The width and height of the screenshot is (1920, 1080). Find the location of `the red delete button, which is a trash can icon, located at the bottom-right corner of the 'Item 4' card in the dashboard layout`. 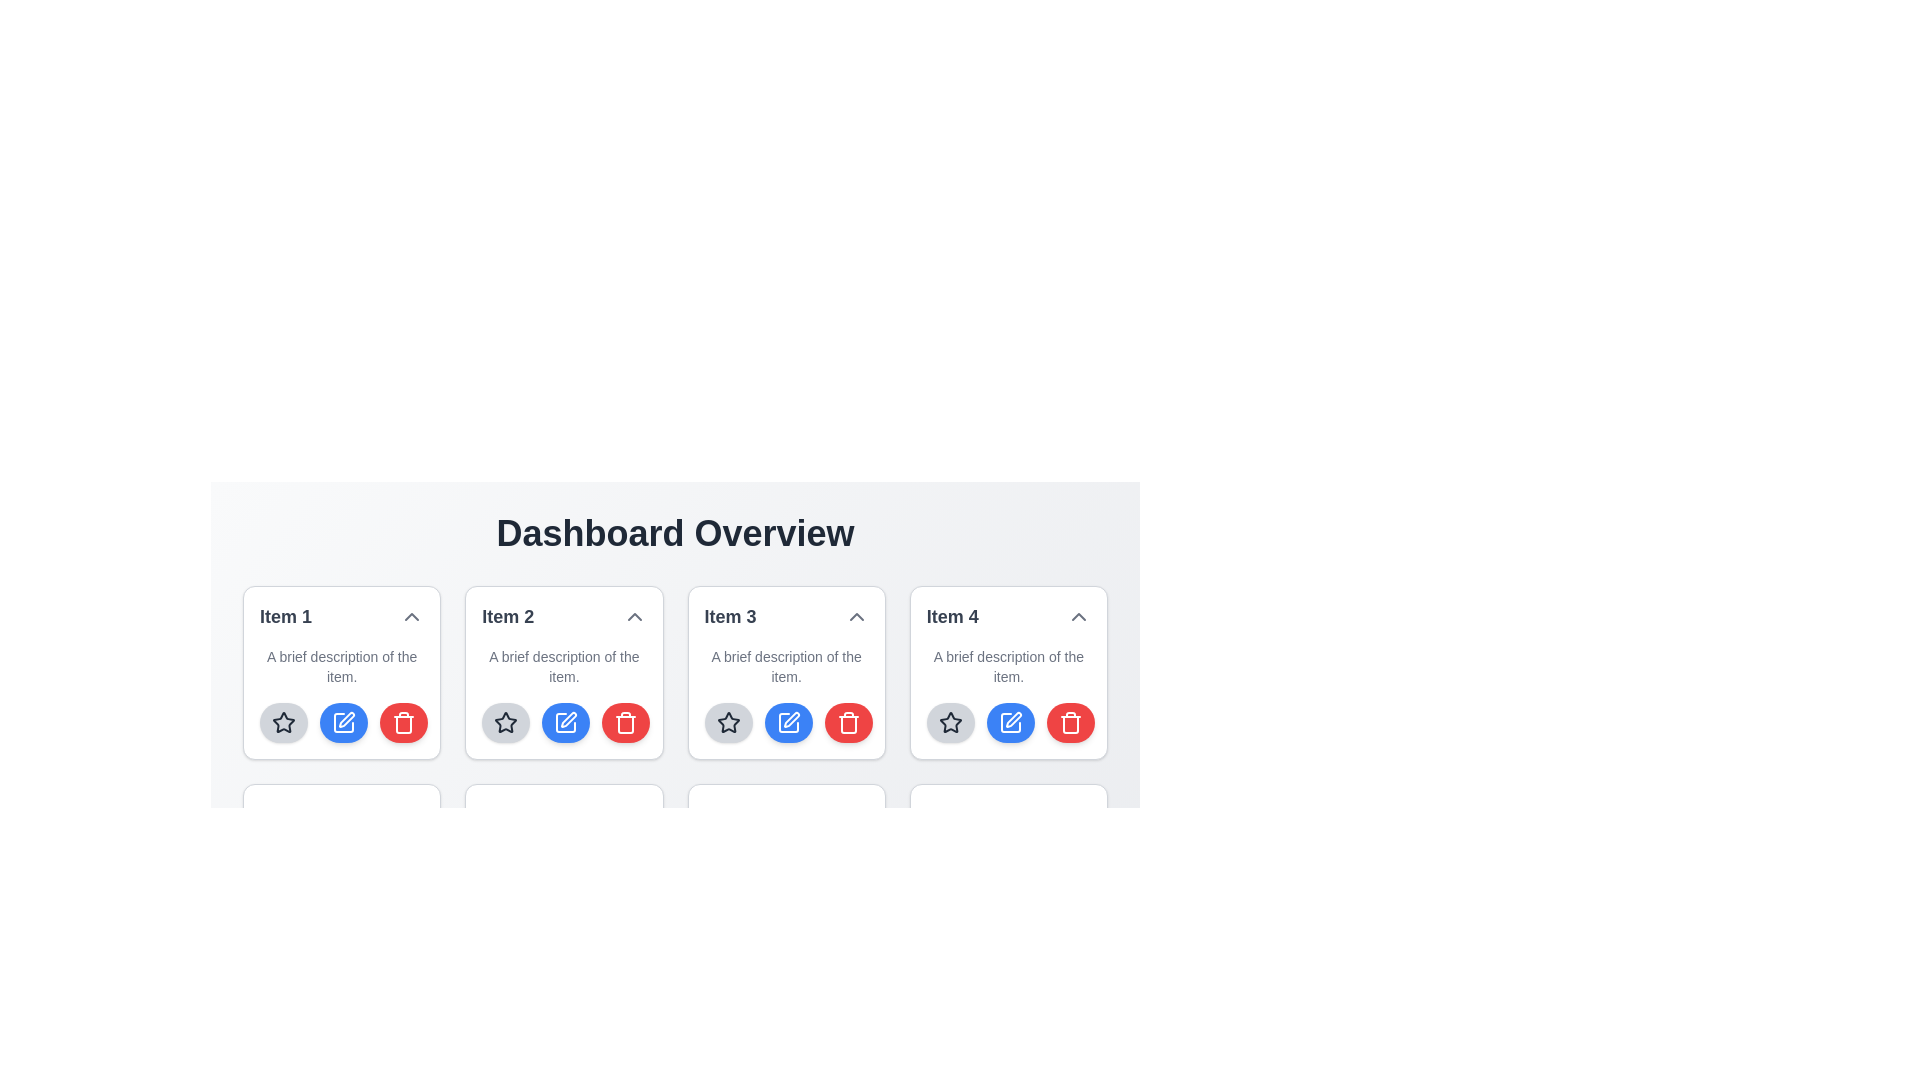

the red delete button, which is a trash can icon, located at the bottom-right corner of the 'Item 4' card in the dashboard layout is located at coordinates (1069, 722).